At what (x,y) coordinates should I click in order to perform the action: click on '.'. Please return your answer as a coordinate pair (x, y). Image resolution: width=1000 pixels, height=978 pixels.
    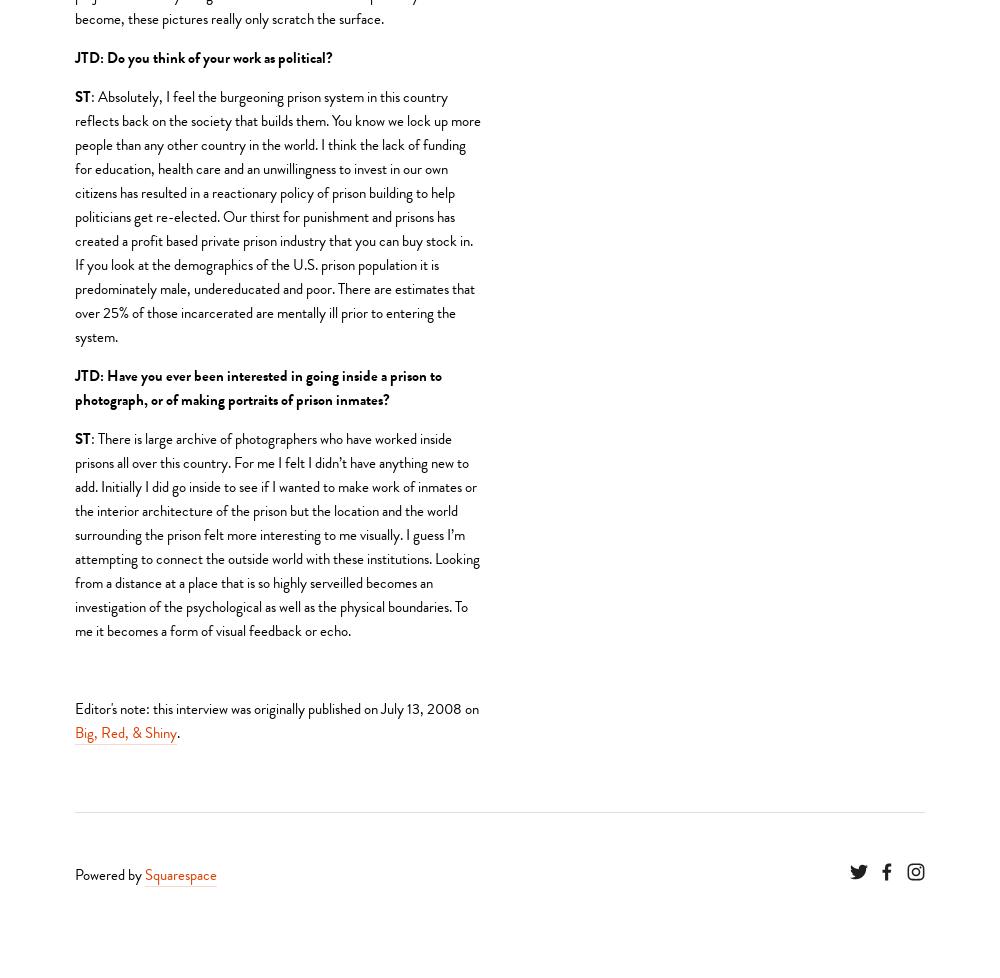
    Looking at the image, I should click on (181, 732).